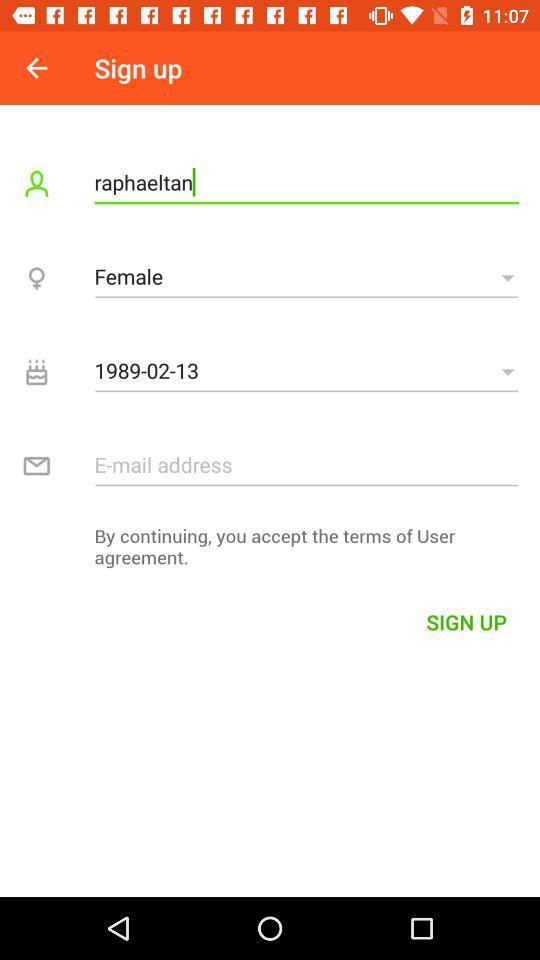 The width and height of the screenshot is (540, 960). What do you see at coordinates (36, 68) in the screenshot?
I see `the item to the left of sign up` at bounding box center [36, 68].